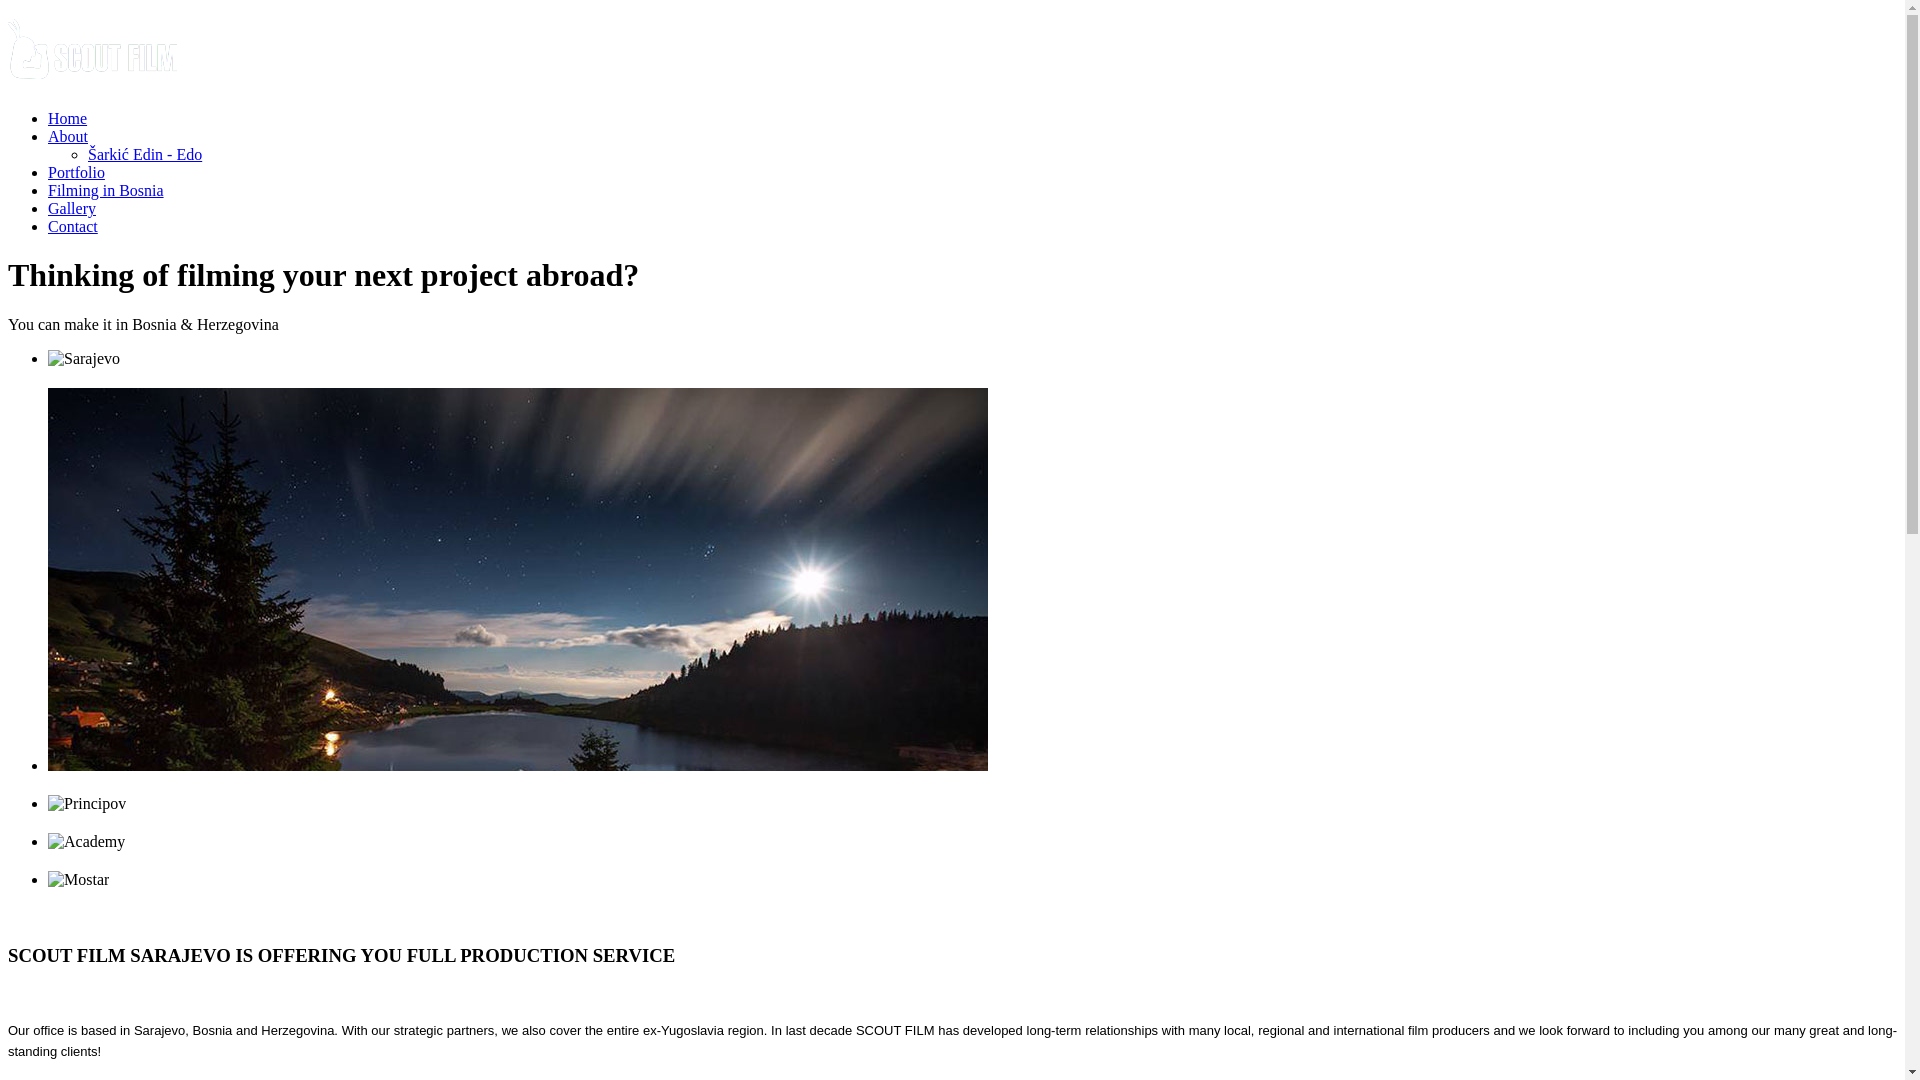 The height and width of the screenshot is (1080, 1920). What do you see at coordinates (67, 118) in the screenshot?
I see `'Home'` at bounding box center [67, 118].